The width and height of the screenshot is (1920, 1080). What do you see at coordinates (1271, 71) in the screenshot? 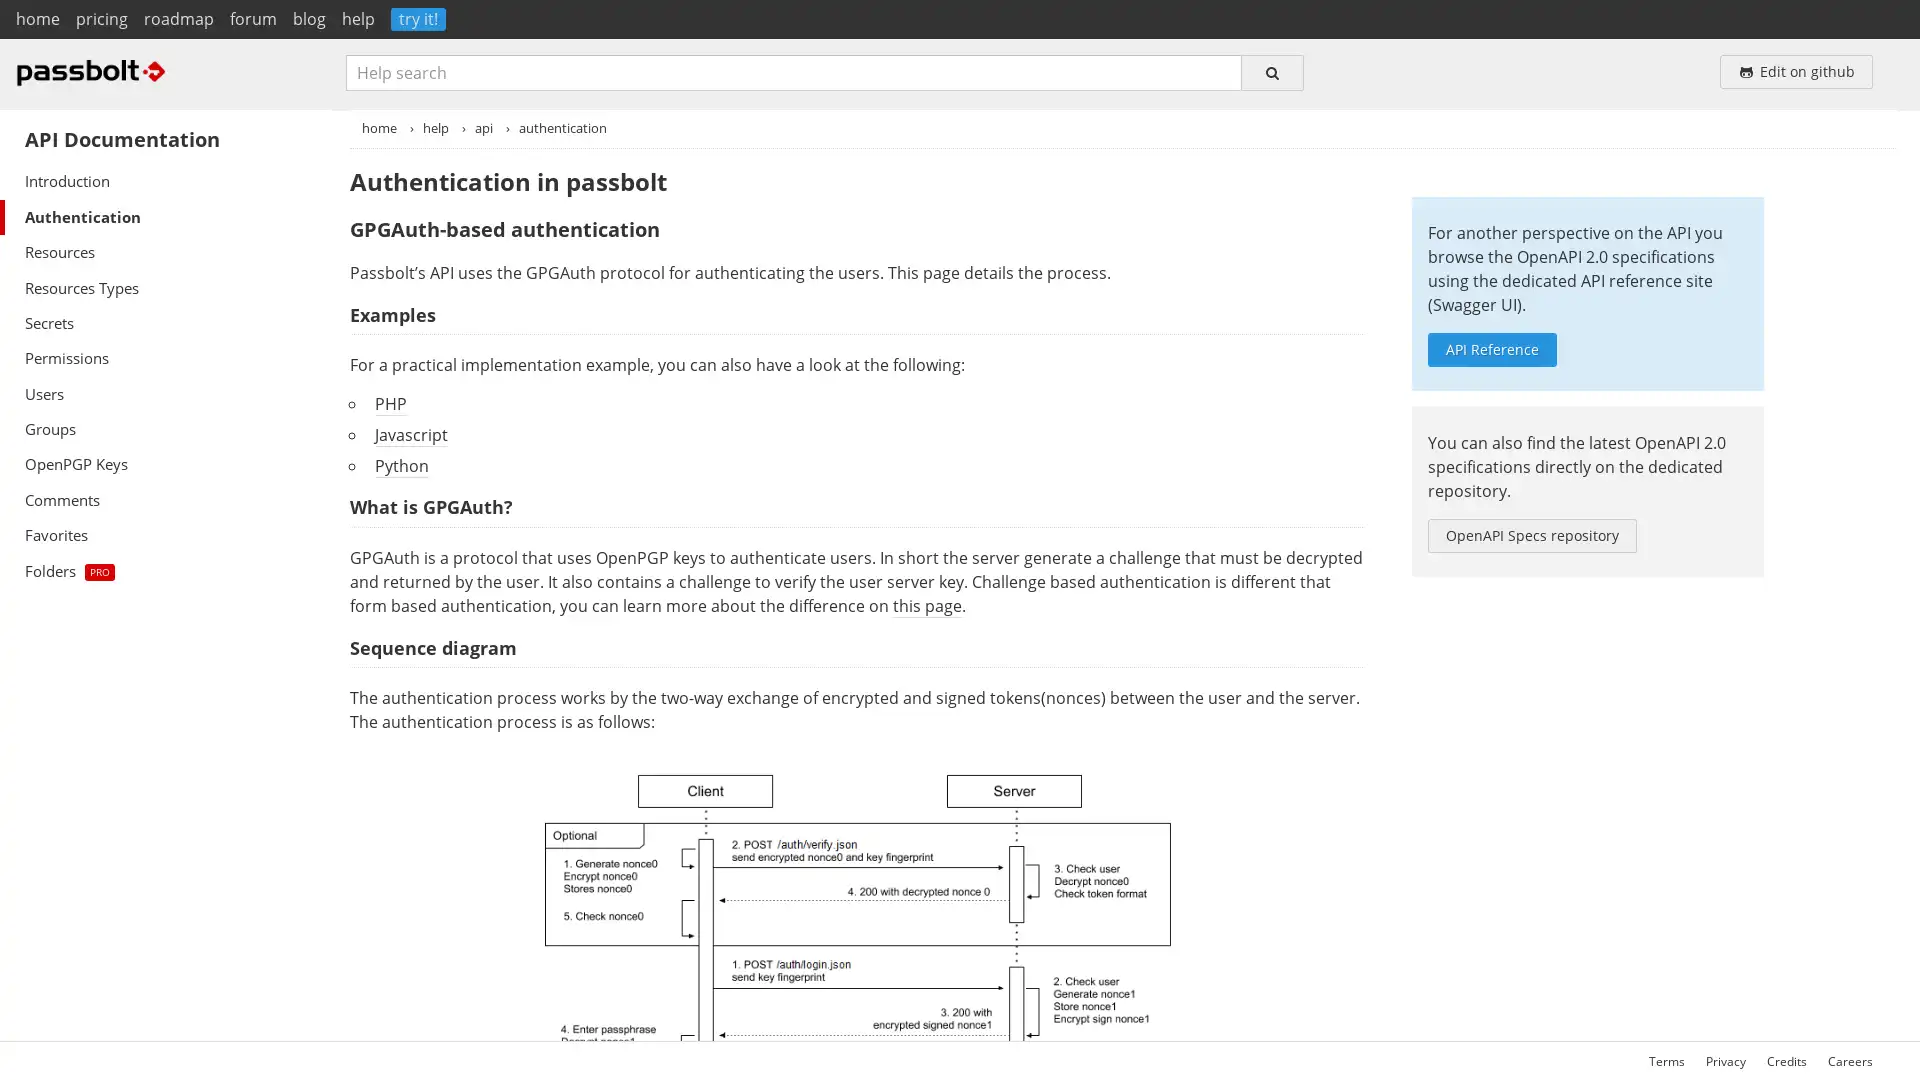
I see `search` at bounding box center [1271, 71].